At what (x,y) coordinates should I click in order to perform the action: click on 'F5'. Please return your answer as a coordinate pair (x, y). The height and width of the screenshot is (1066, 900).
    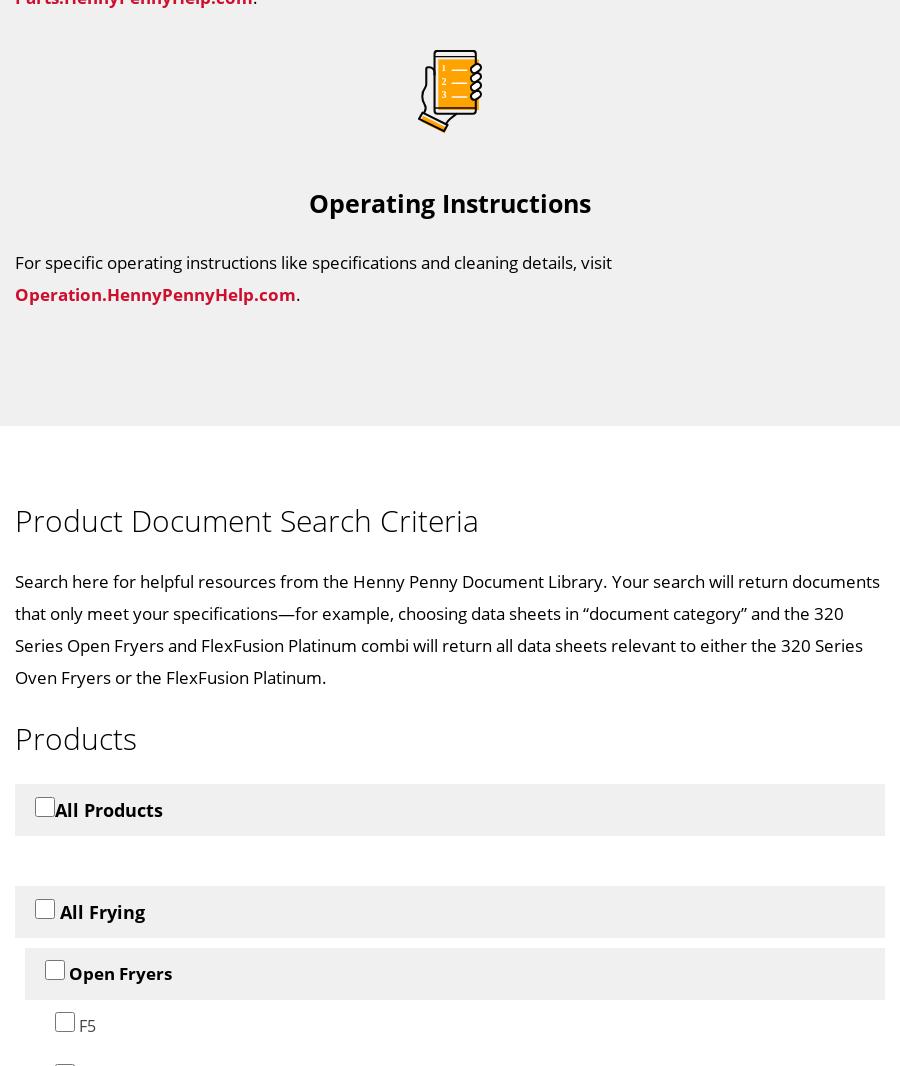
    Looking at the image, I should click on (84, 1024).